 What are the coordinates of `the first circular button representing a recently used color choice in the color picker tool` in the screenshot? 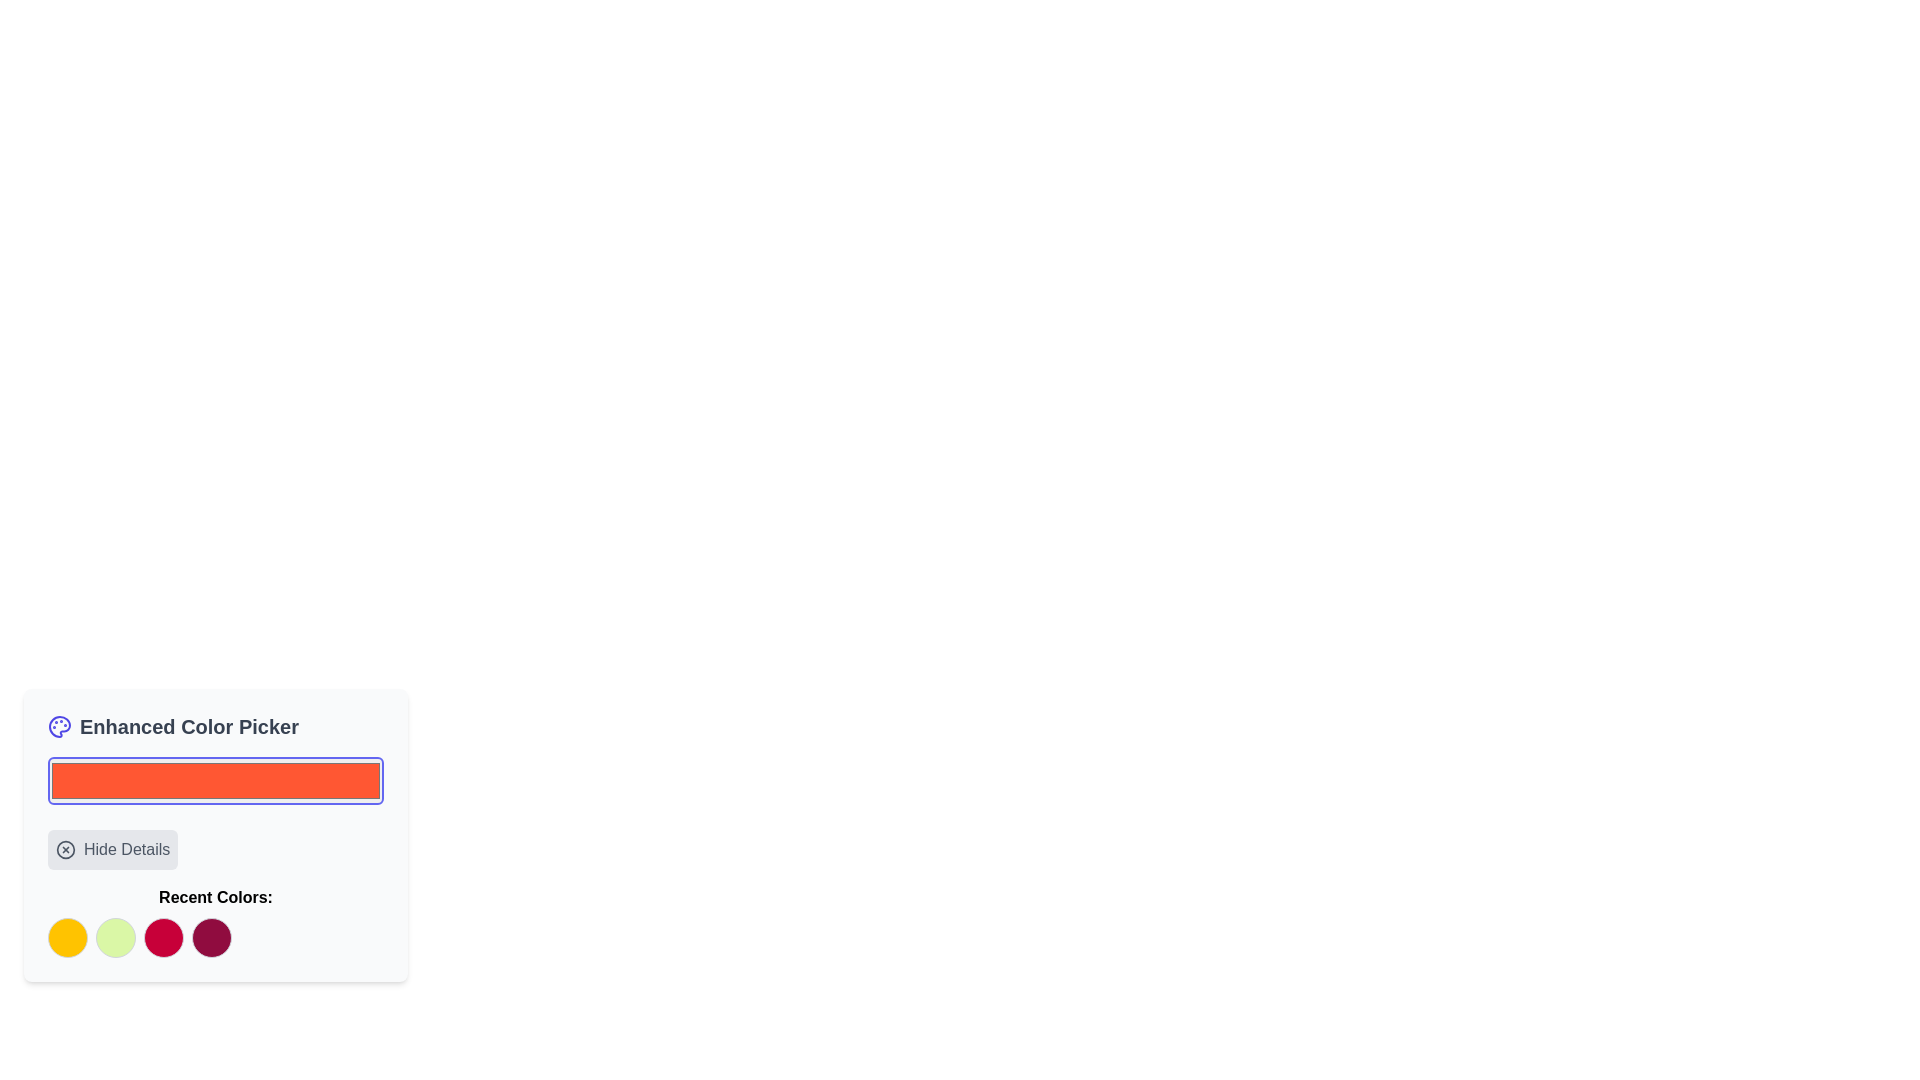 It's located at (67, 937).